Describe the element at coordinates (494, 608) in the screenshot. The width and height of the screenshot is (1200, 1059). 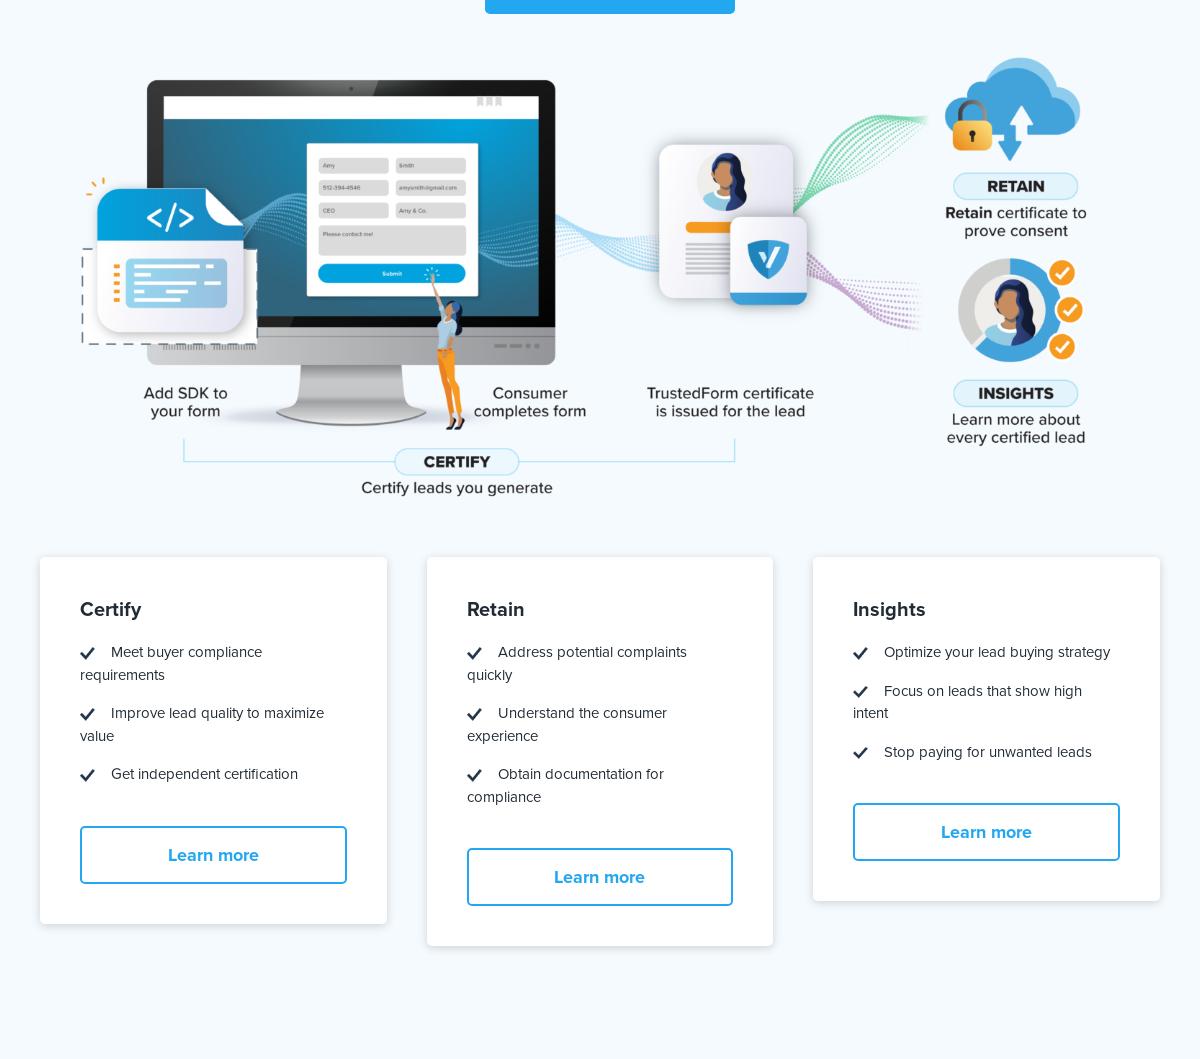
I see `'Retain'` at that location.